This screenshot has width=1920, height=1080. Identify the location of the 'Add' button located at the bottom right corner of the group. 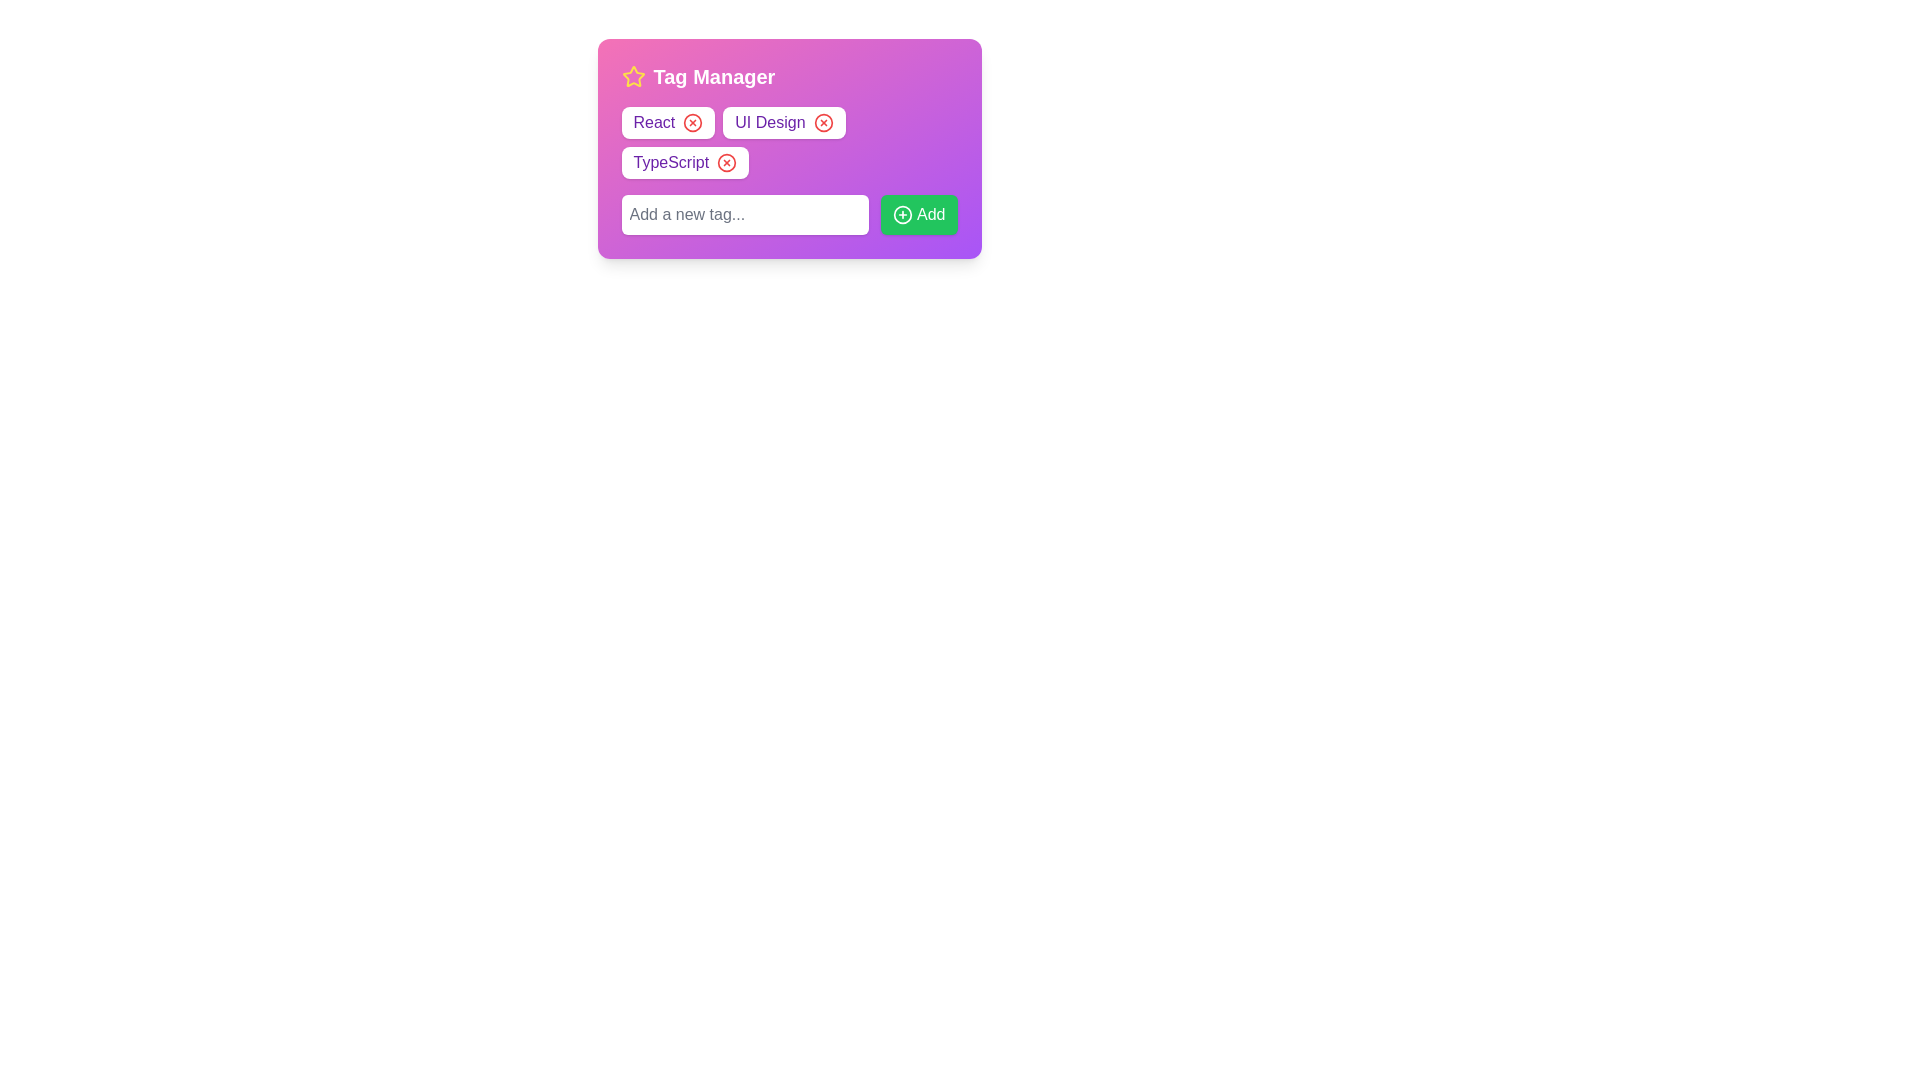
(918, 215).